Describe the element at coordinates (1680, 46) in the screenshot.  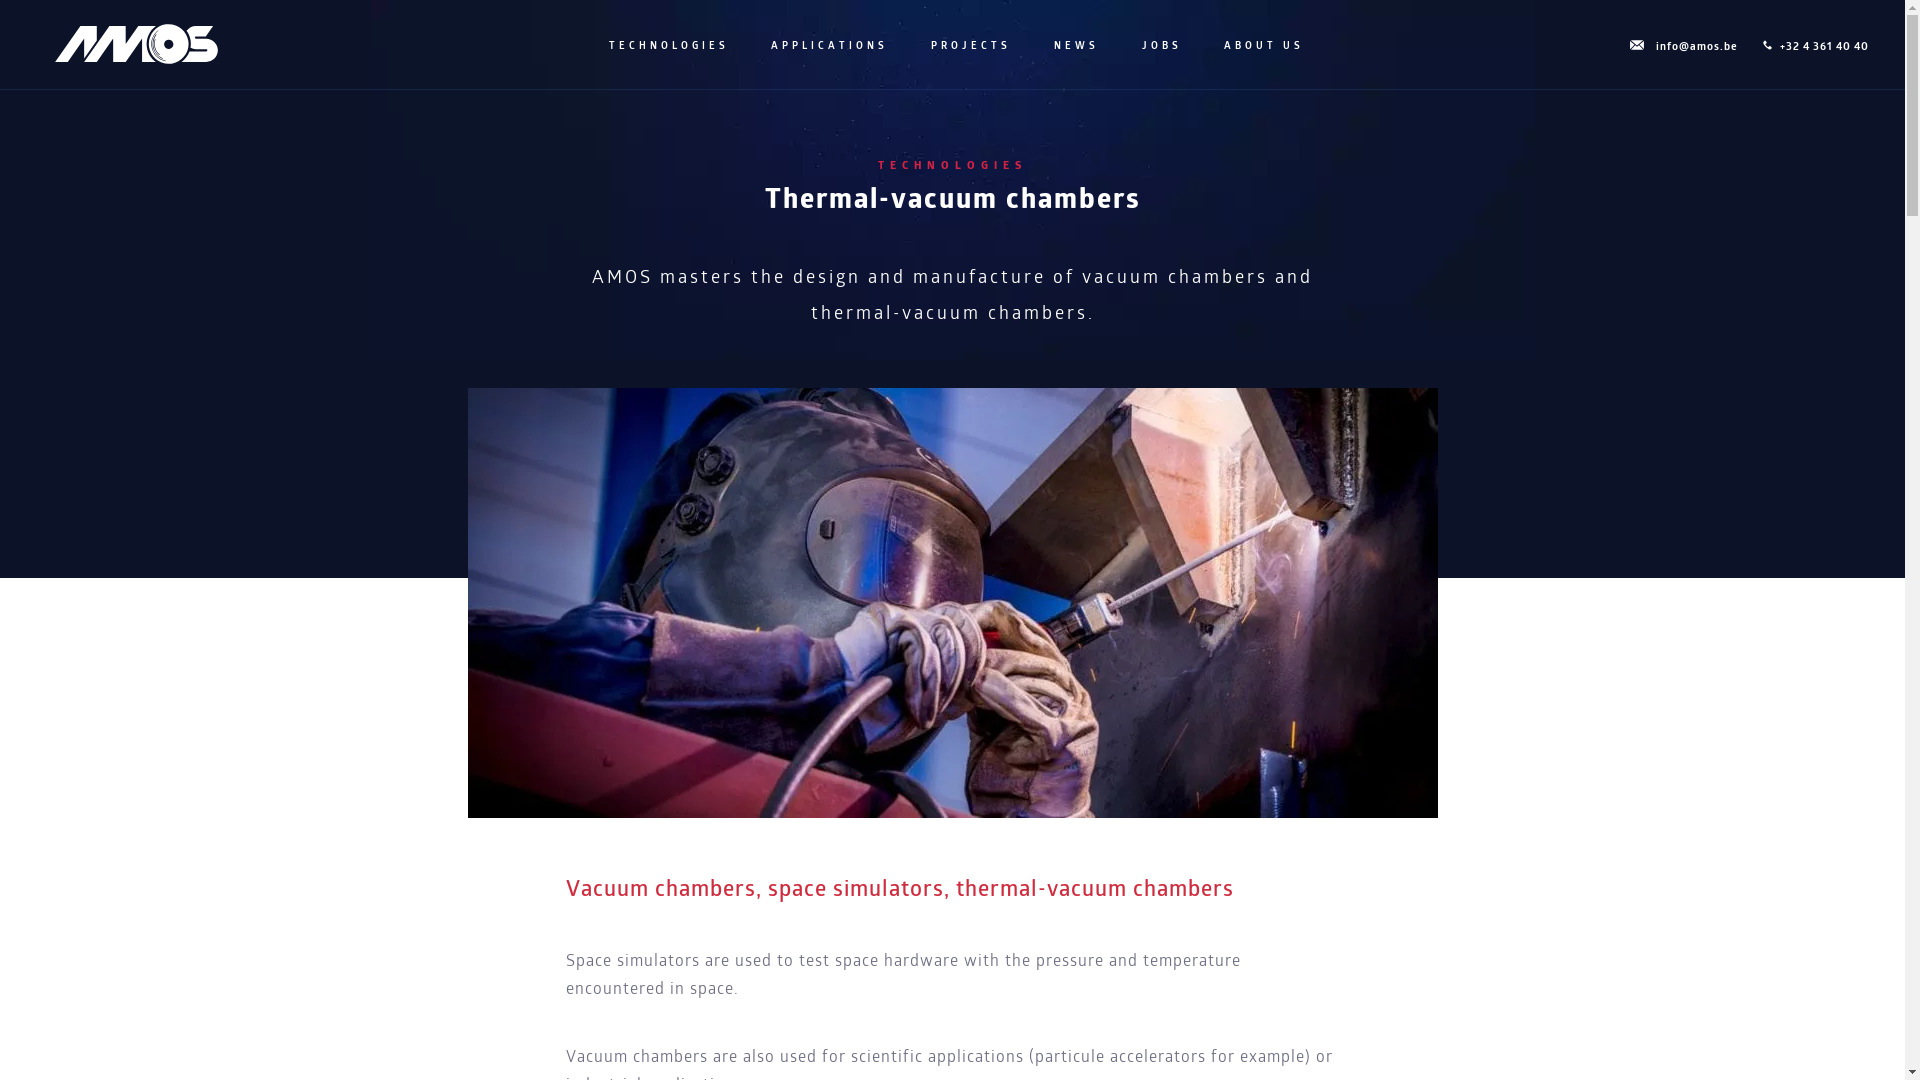
I see `'info@amos.be'` at that location.